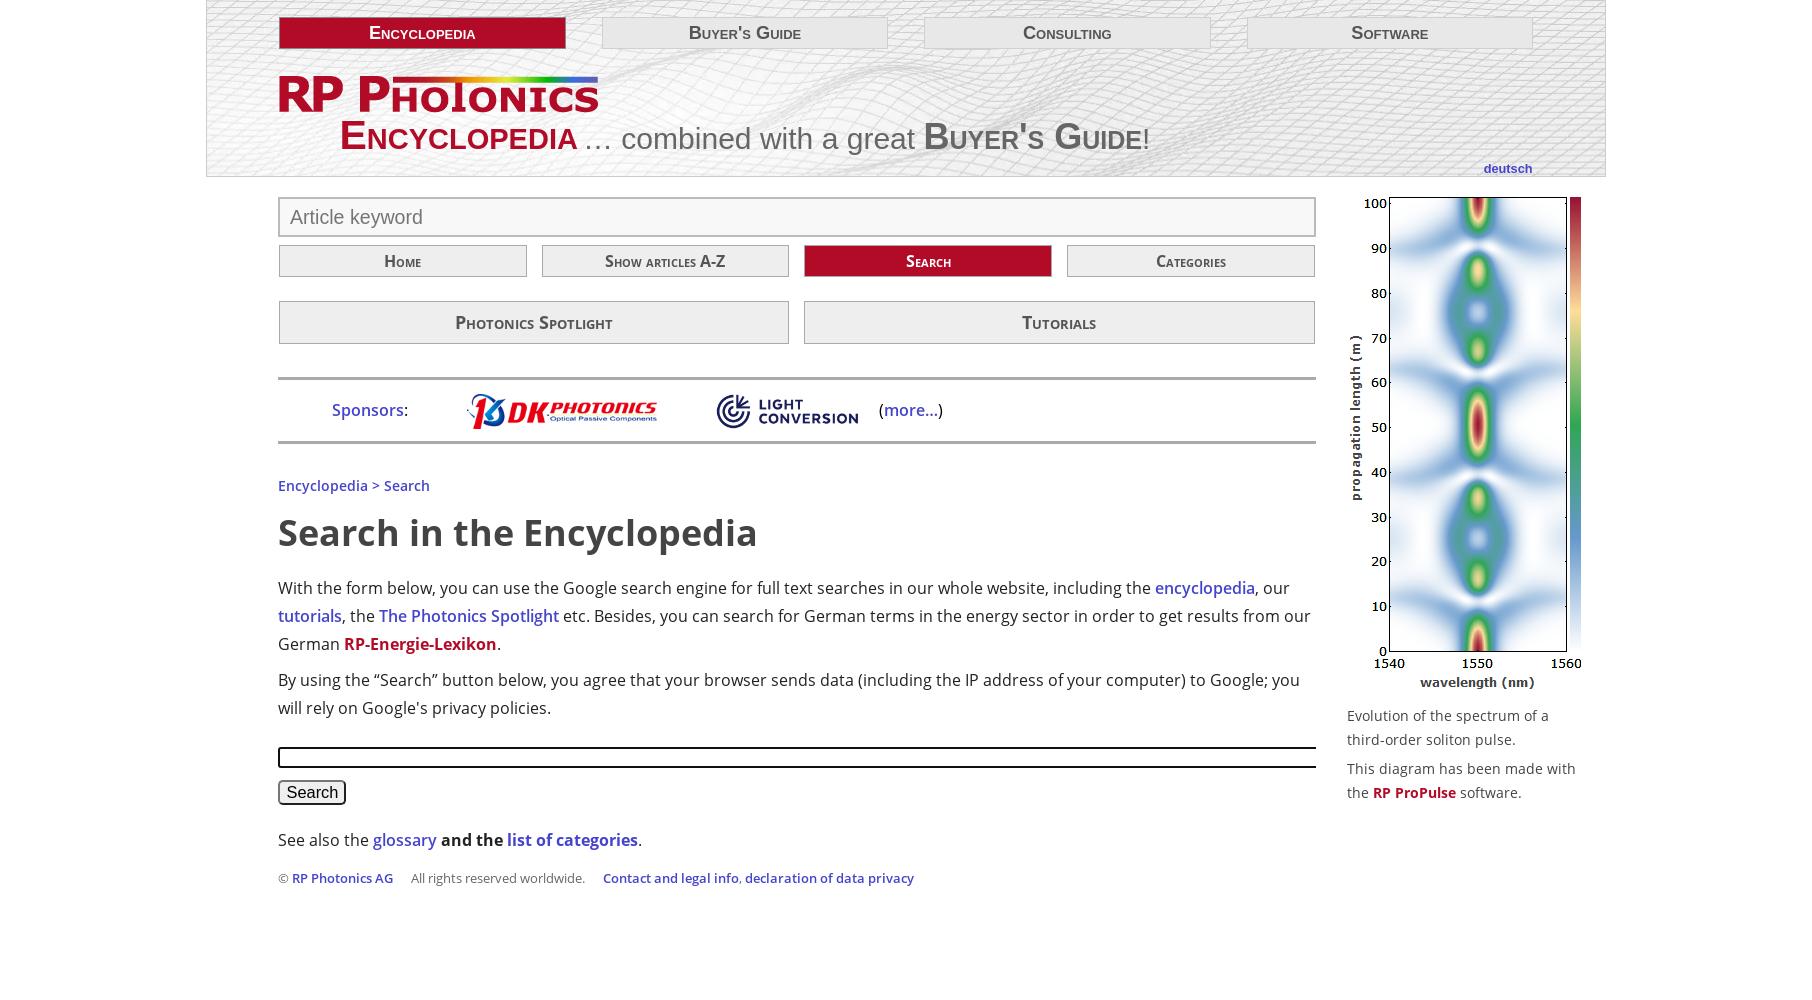 The image size is (1812, 1000). What do you see at coordinates (277, 585) in the screenshot?
I see `'With the form below, you can use the Google search engine for full text searches in our whole website, including the'` at bounding box center [277, 585].